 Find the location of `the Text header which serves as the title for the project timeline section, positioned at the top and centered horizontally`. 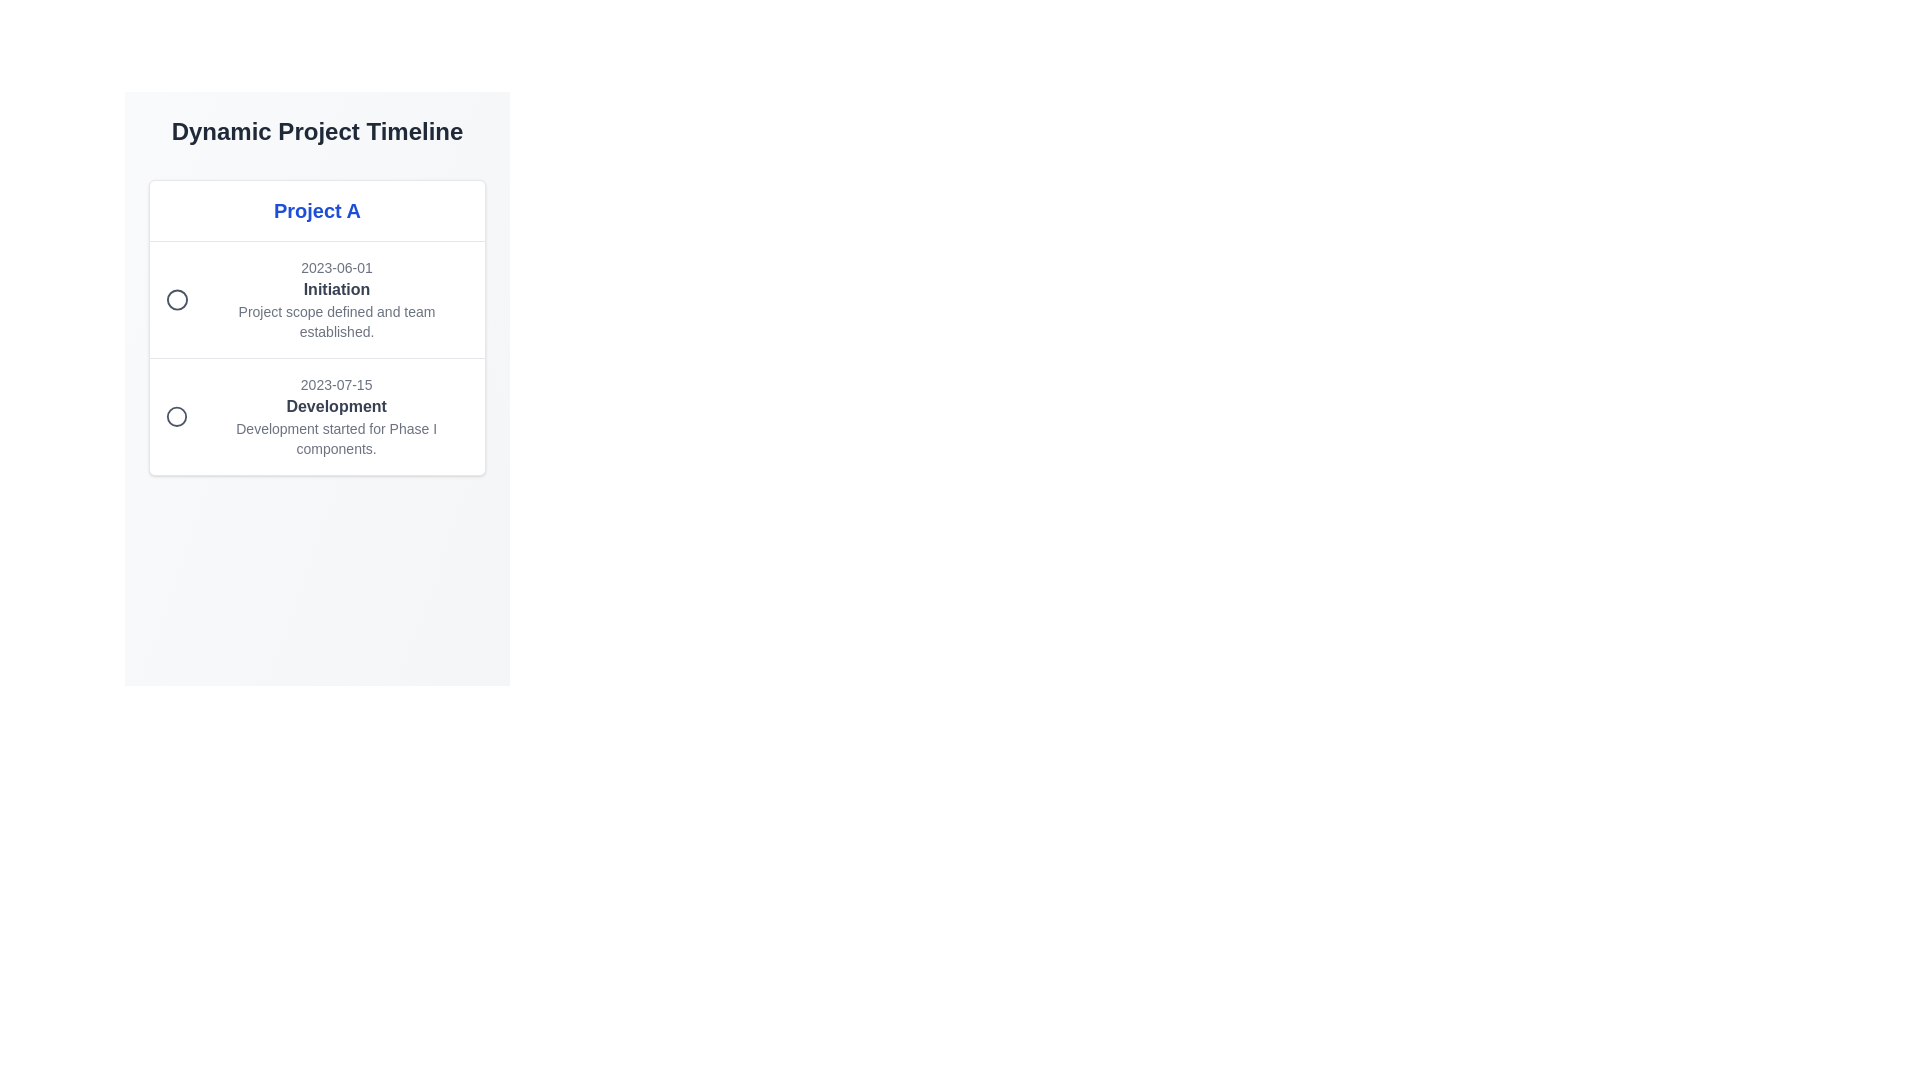

the Text header which serves as the title for the project timeline section, positioned at the top and centered horizontally is located at coordinates (316, 211).